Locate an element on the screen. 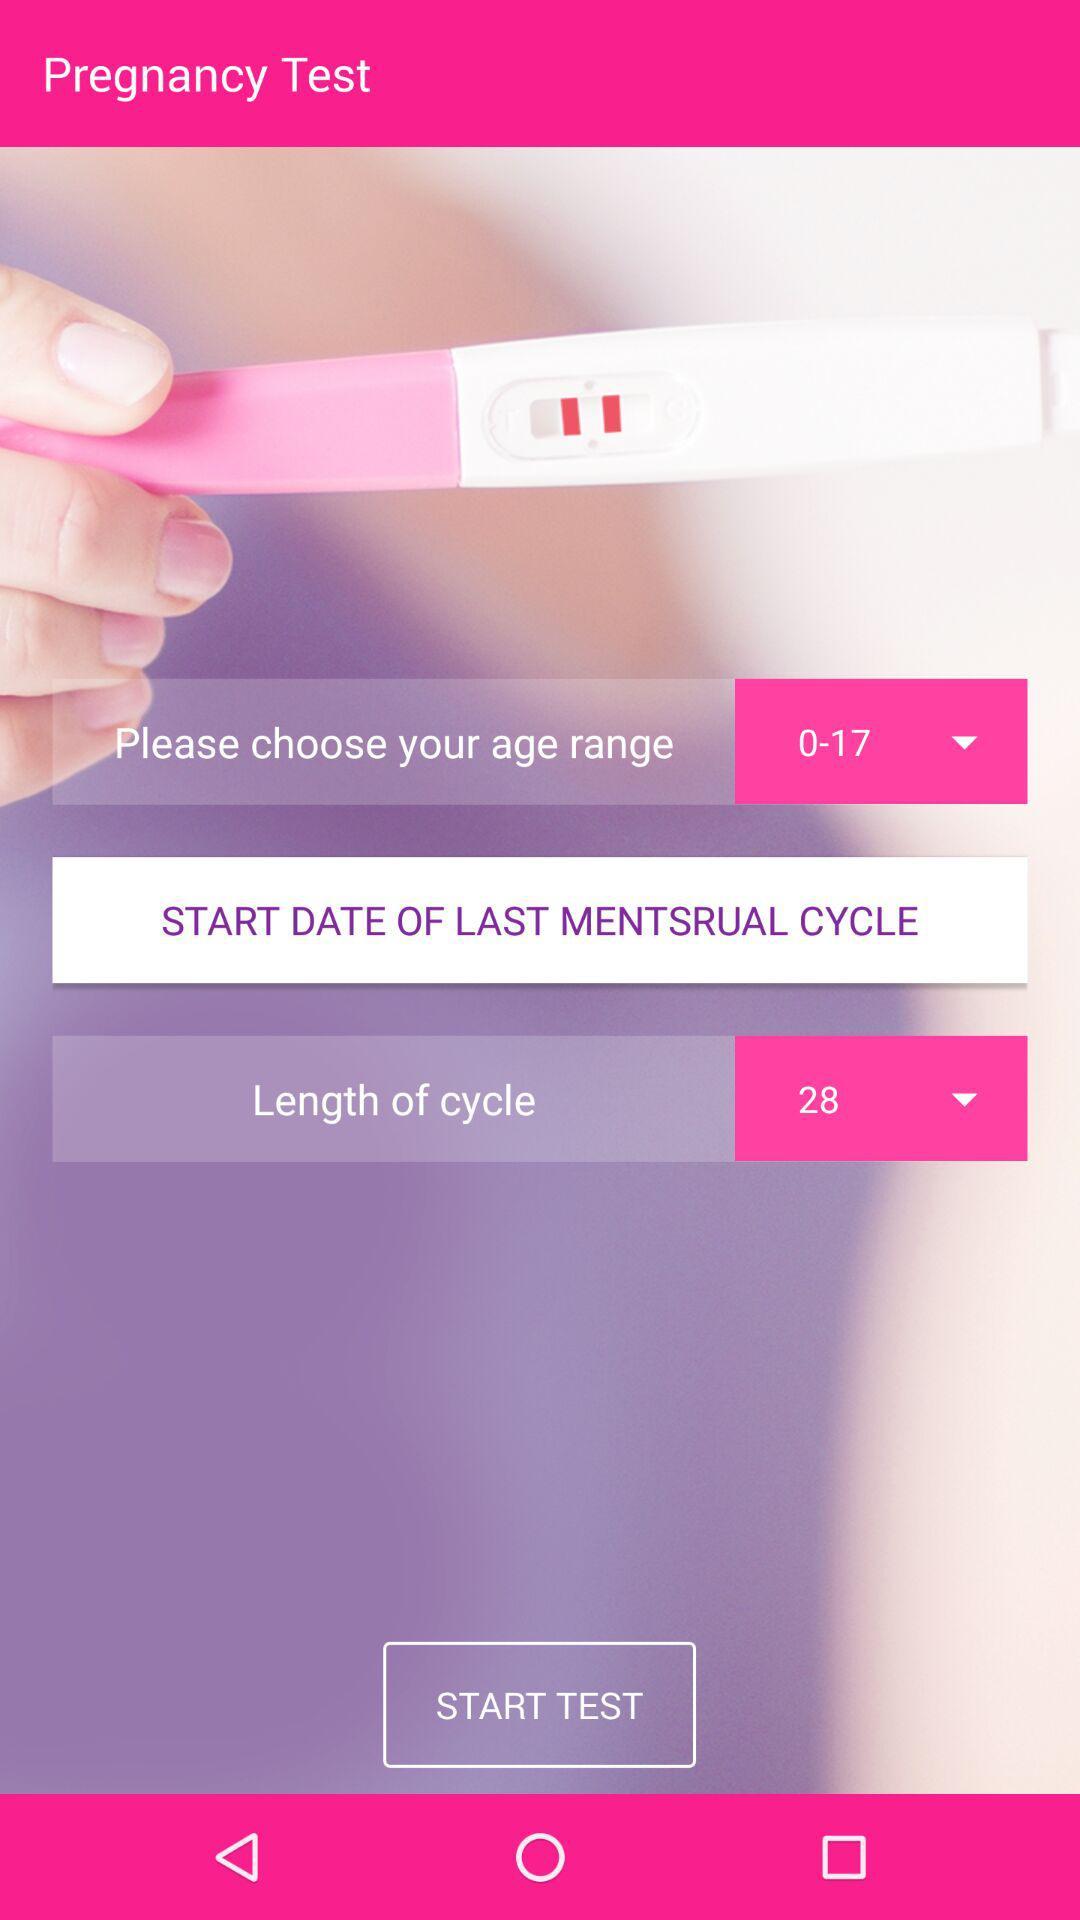 The width and height of the screenshot is (1080, 1920). the item below the start date of is located at coordinates (880, 1097).